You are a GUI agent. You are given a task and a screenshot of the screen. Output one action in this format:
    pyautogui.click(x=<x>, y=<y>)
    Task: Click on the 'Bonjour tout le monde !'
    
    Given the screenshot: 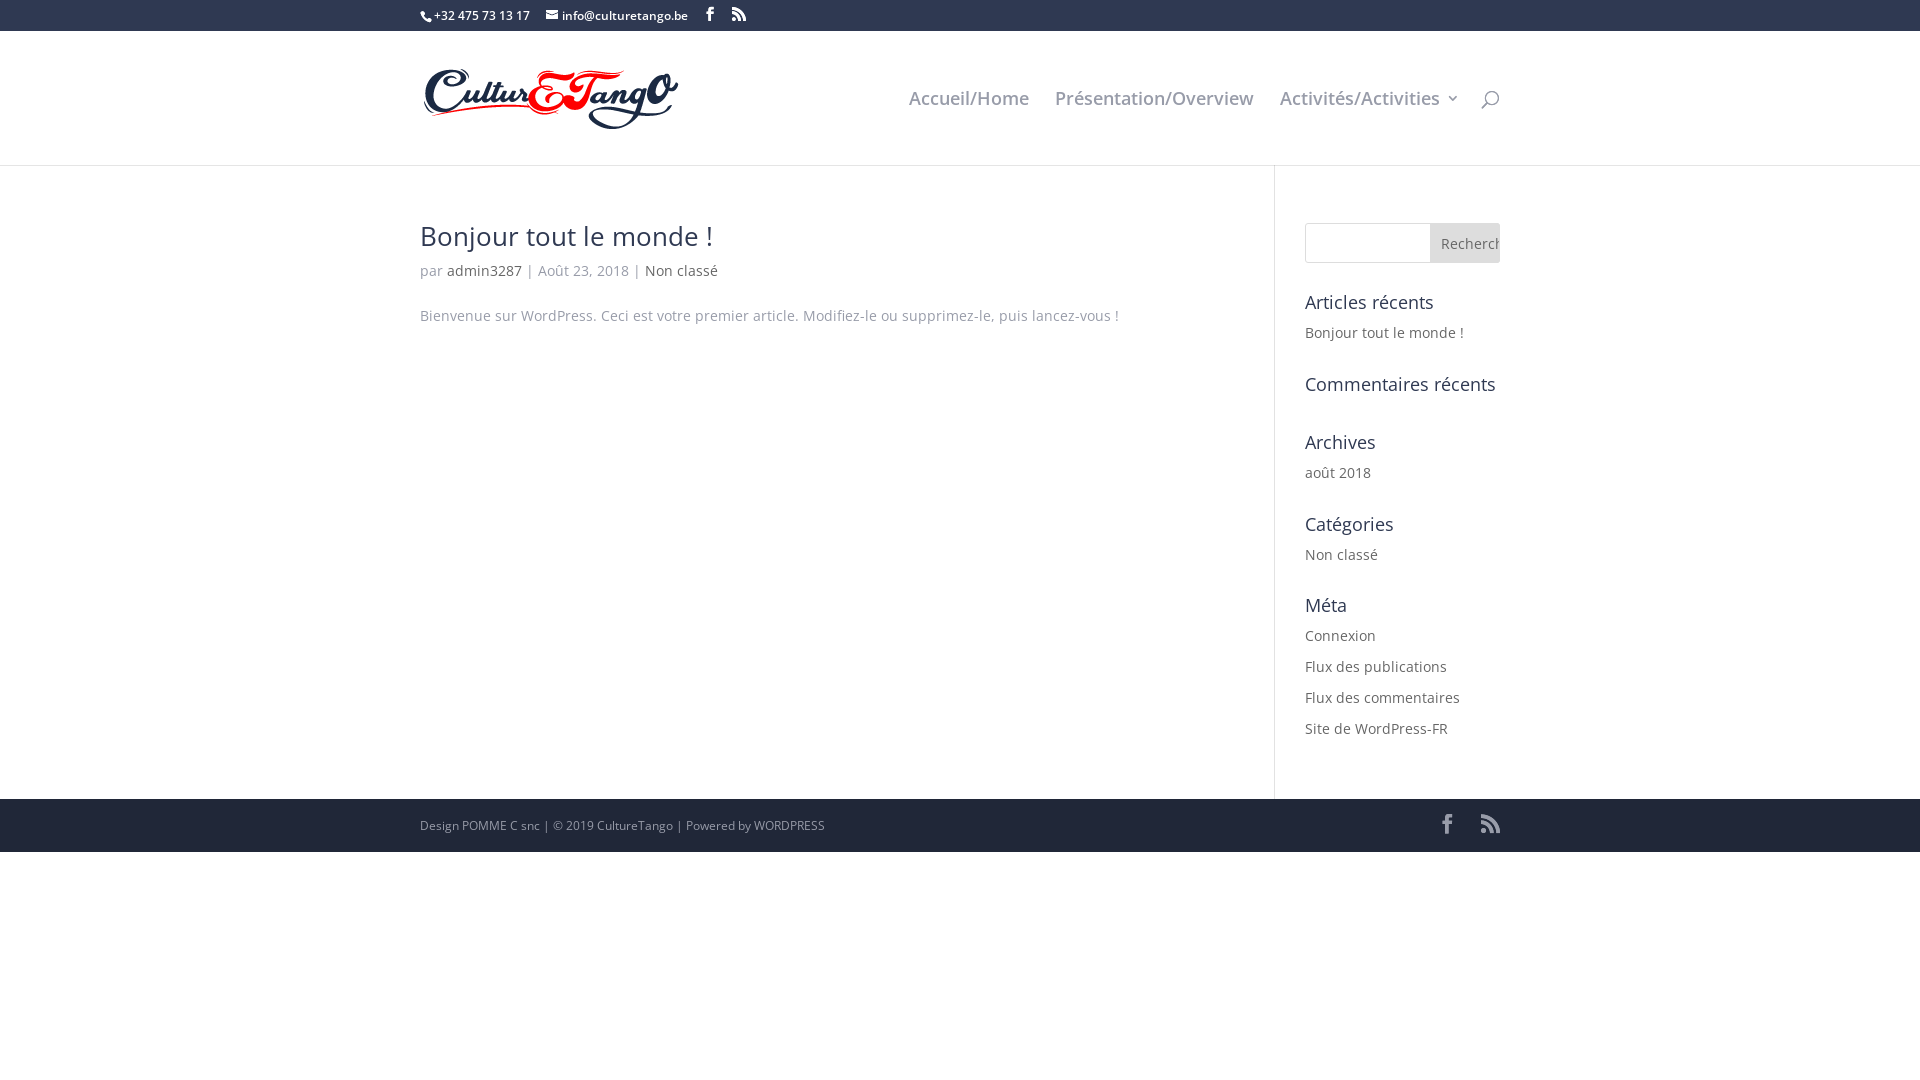 What is the action you would take?
    pyautogui.click(x=1383, y=331)
    